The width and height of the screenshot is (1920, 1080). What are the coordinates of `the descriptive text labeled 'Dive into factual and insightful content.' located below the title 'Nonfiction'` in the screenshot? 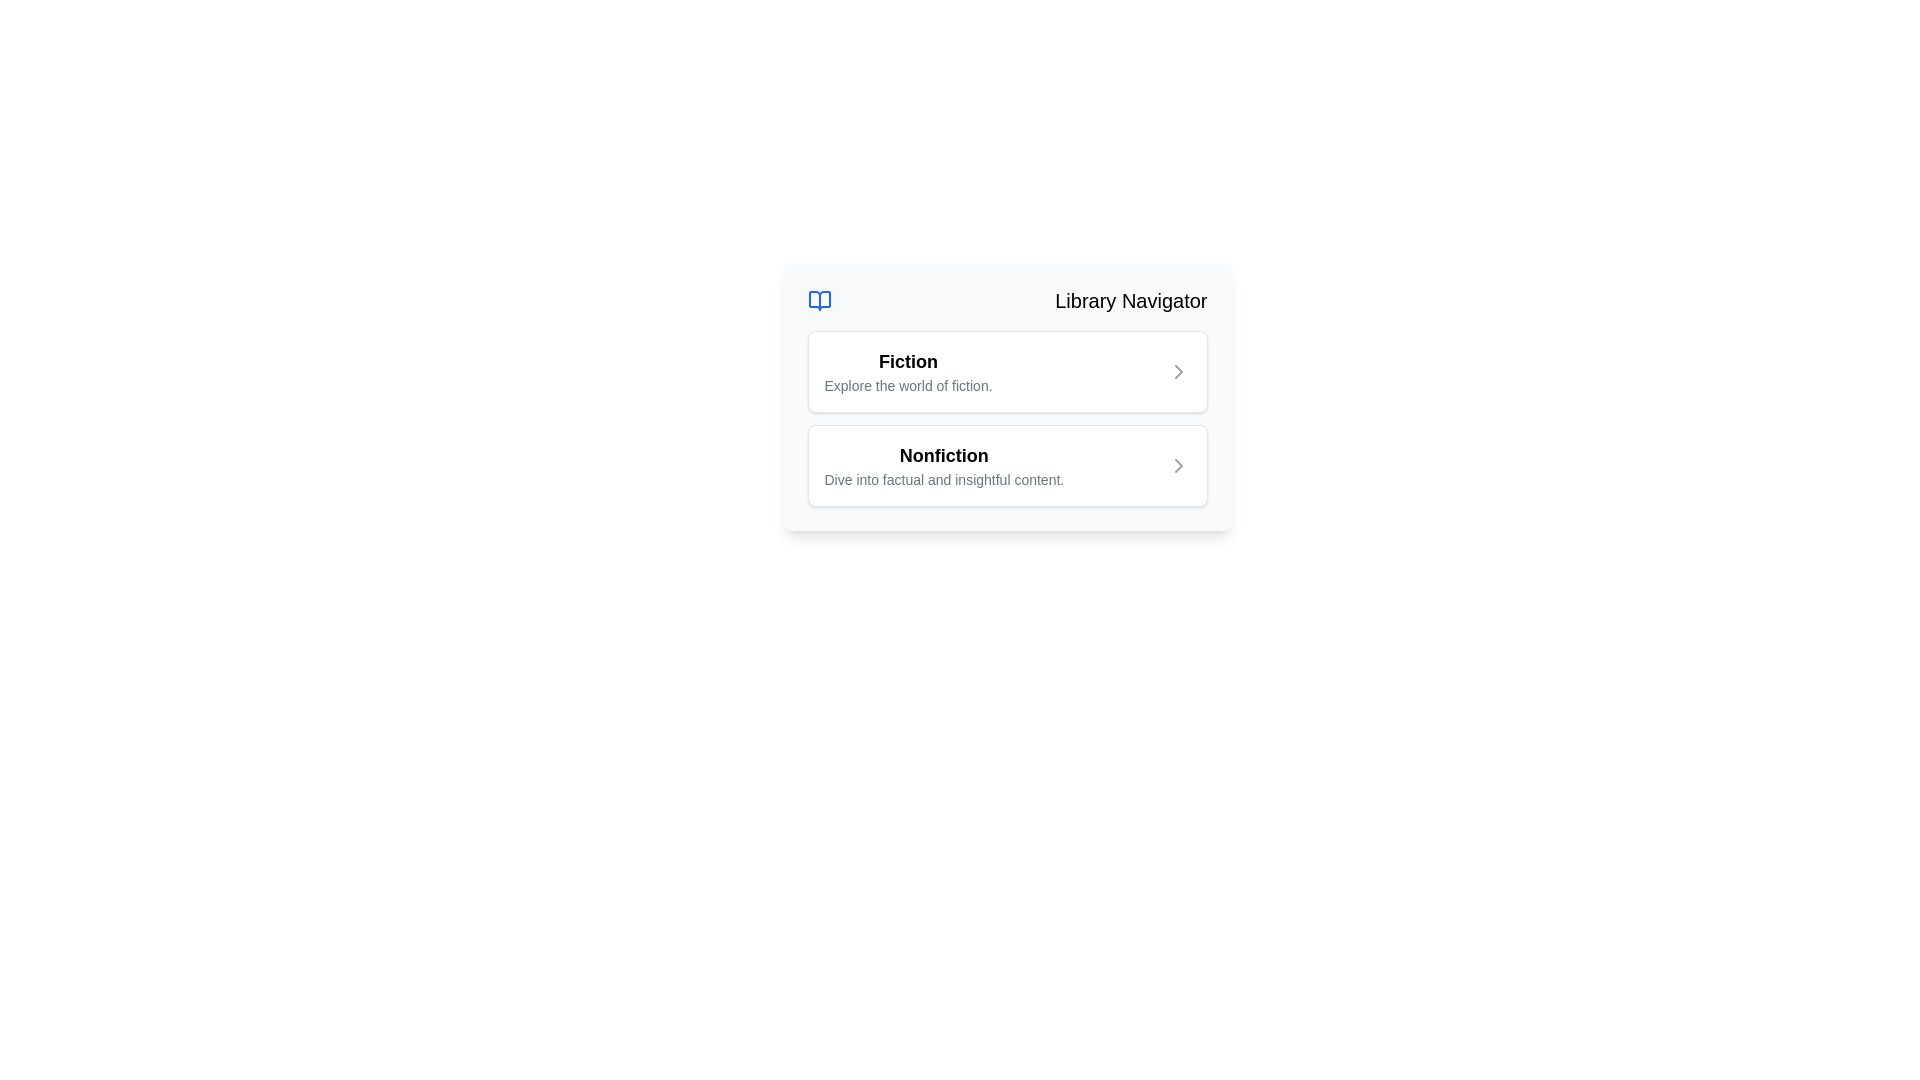 It's located at (943, 479).